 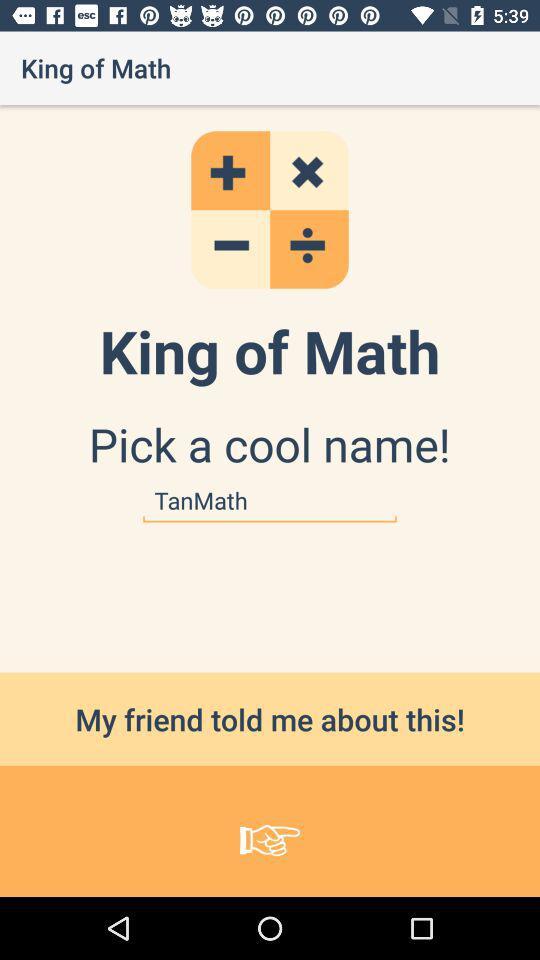 What do you see at coordinates (270, 719) in the screenshot?
I see `my friend told icon` at bounding box center [270, 719].